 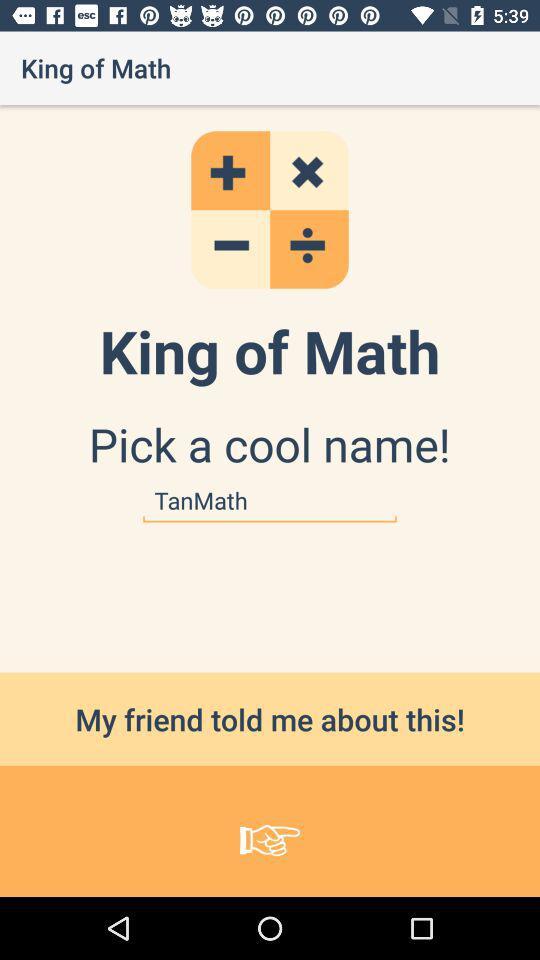 What do you see at coordinates (270, 719) in the screenshot?
I see `my friend told icon` at bounding box center [270, 719].